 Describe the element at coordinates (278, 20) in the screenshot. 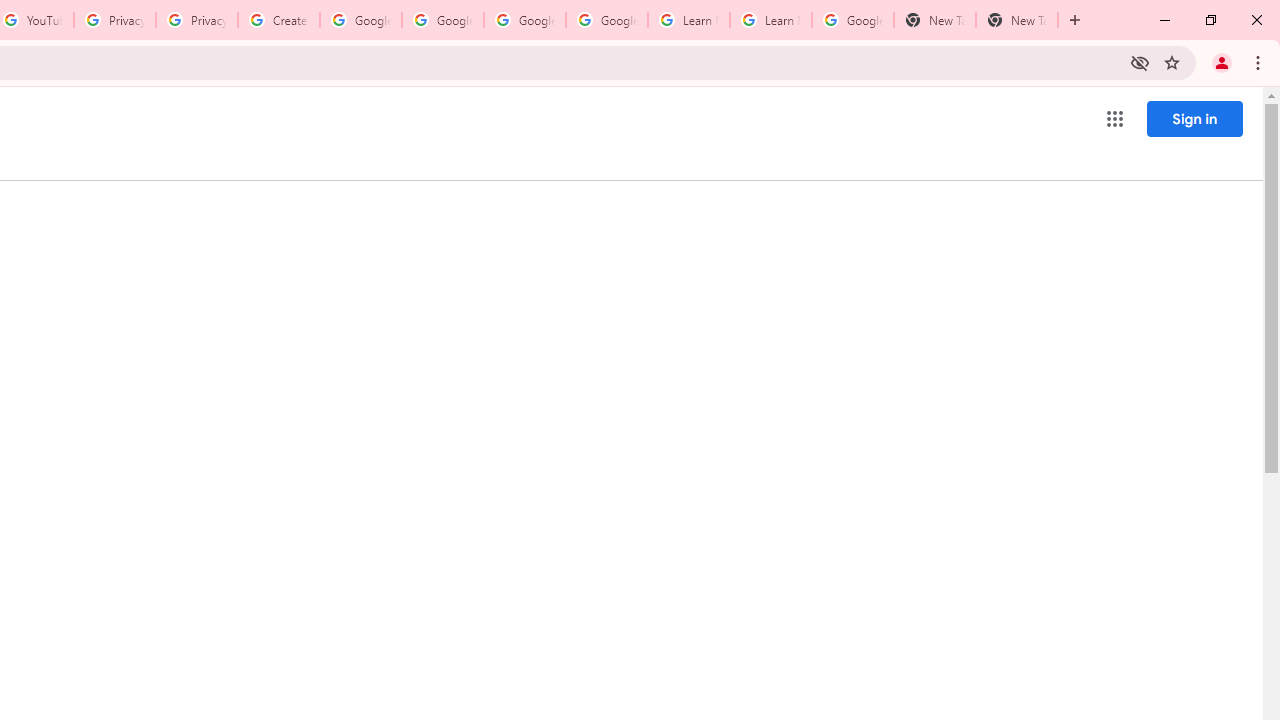

I see `'Create your Google Account'` at that location.